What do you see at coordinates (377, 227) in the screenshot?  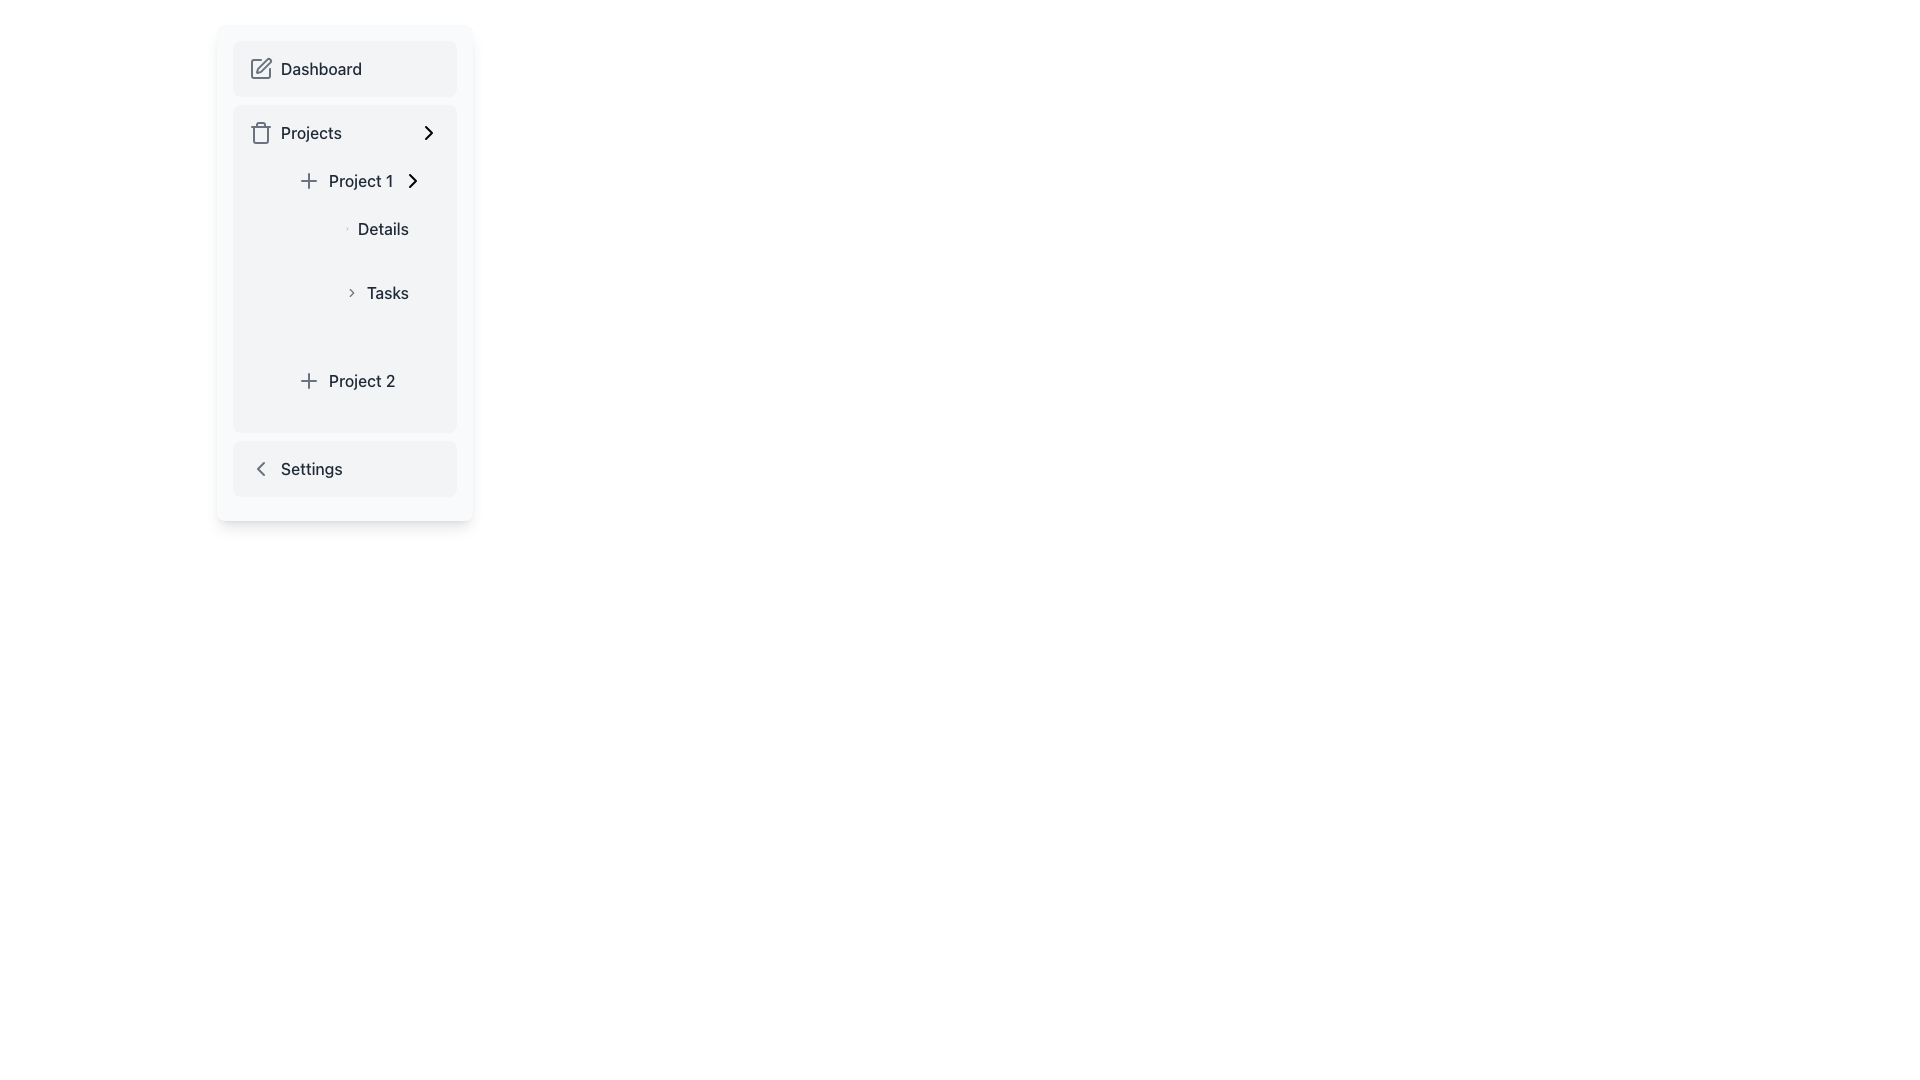 I see `the first list item under the 'Project 1' section in the sidebar menu` at bounding box center [377, 227].